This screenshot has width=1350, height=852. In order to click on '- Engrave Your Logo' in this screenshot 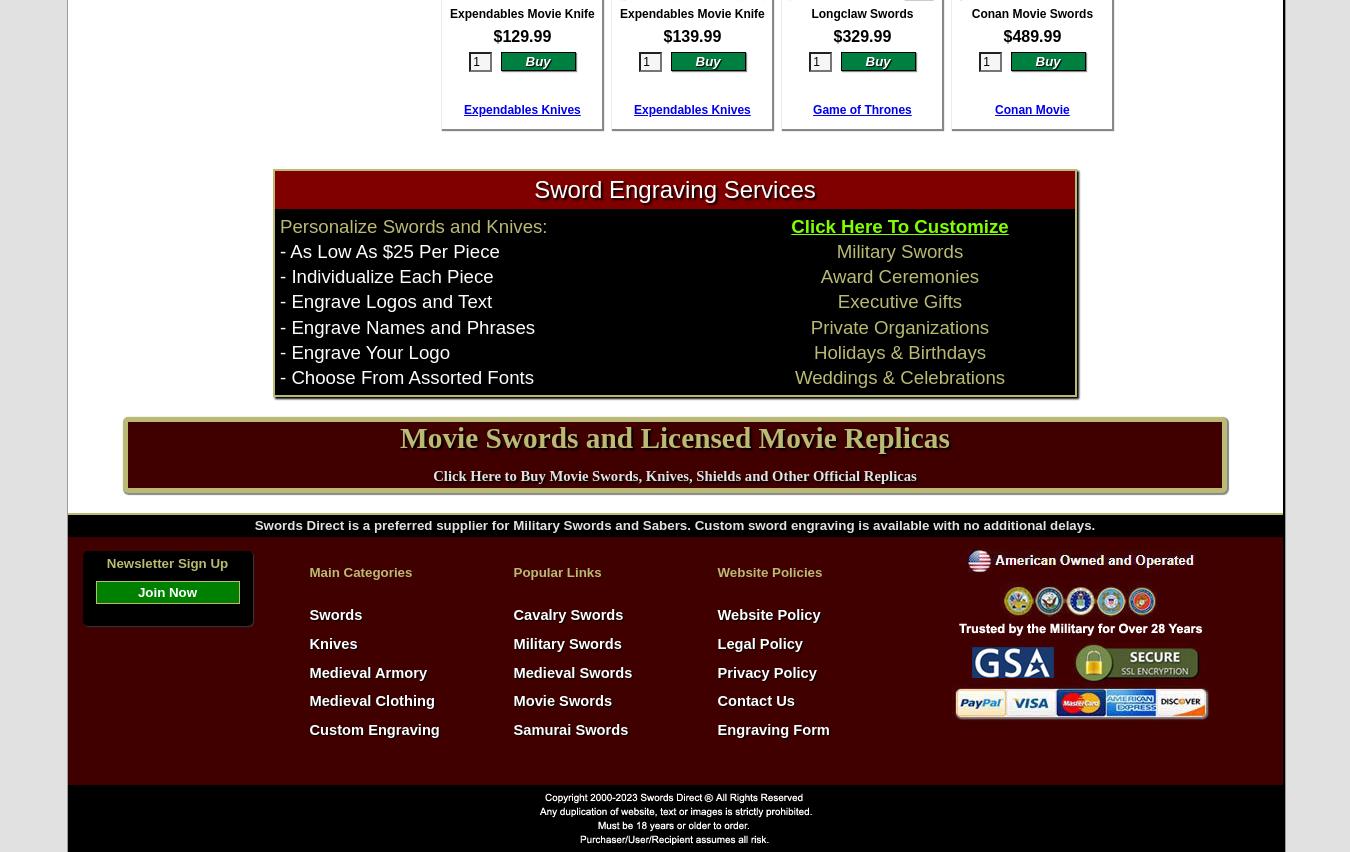, I will do `click(365, 351)`.